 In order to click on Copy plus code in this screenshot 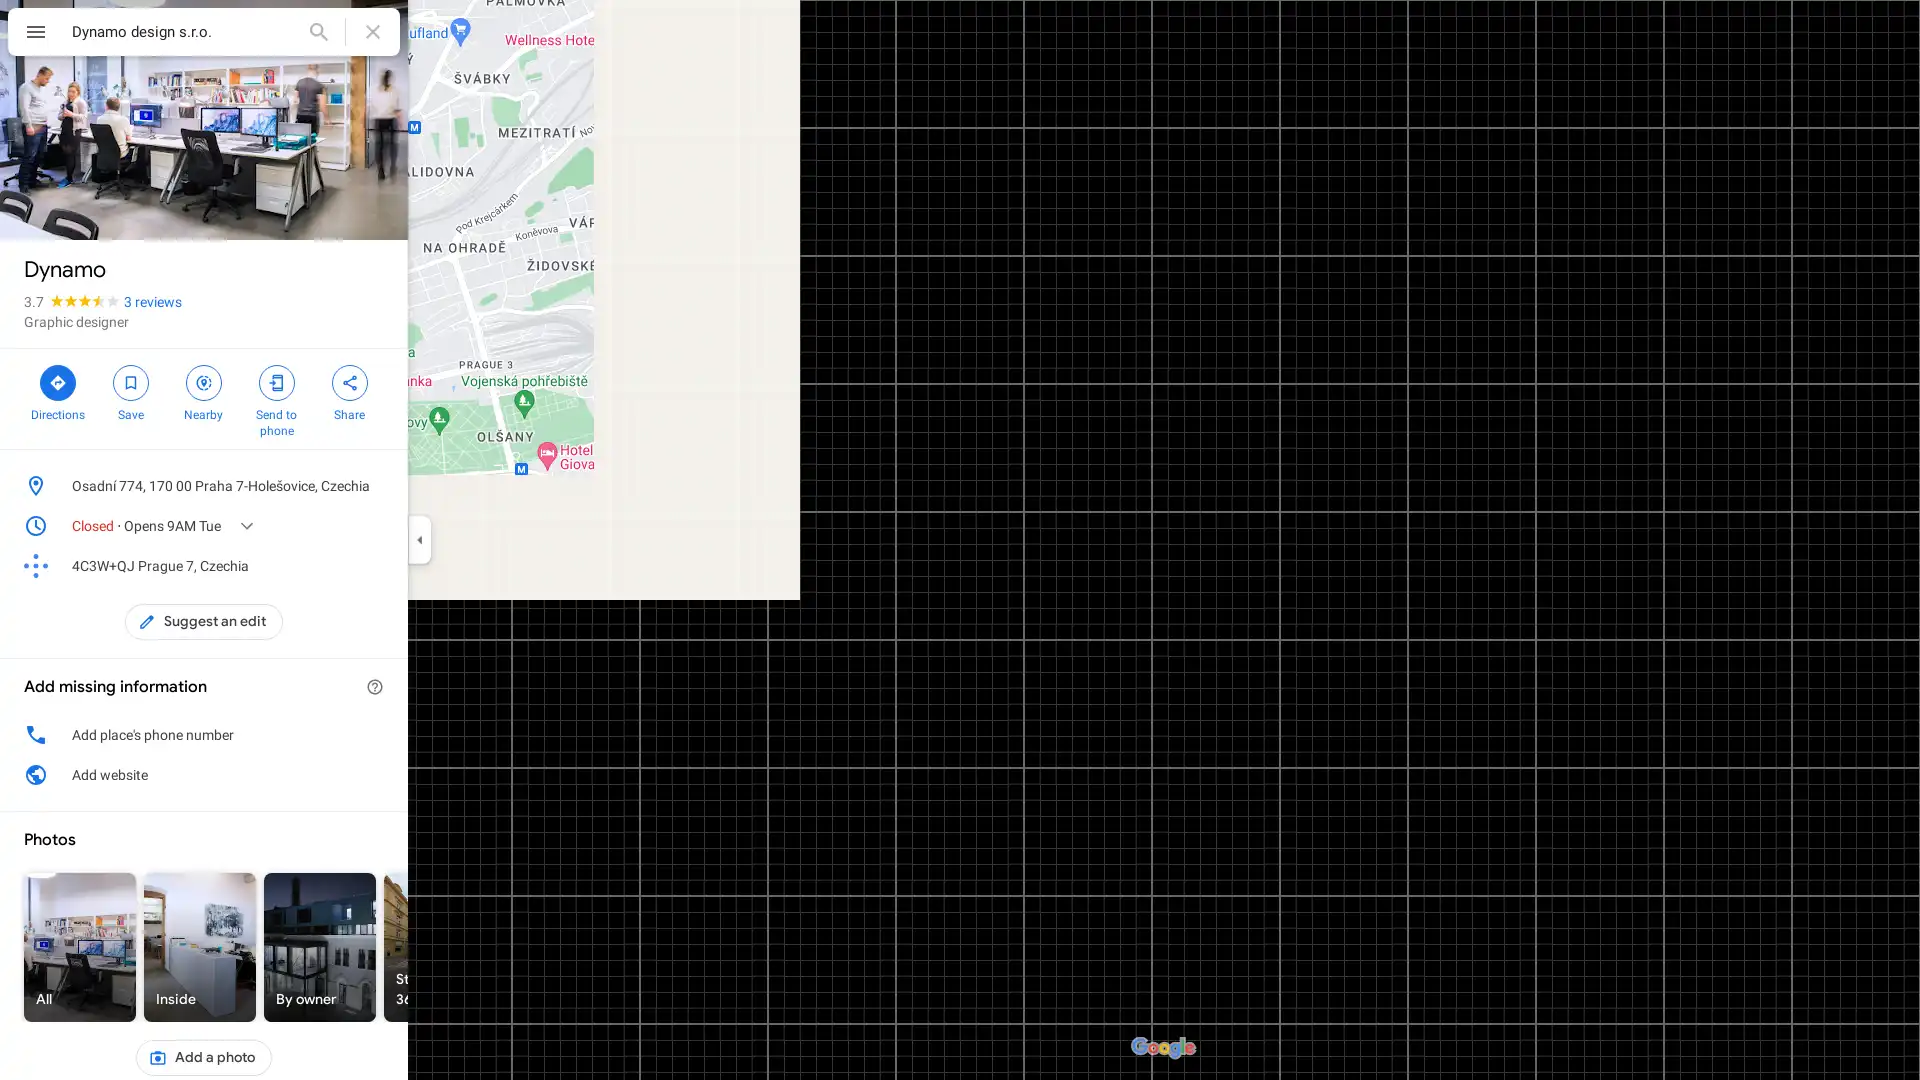, I will do `click(344, 566)`.